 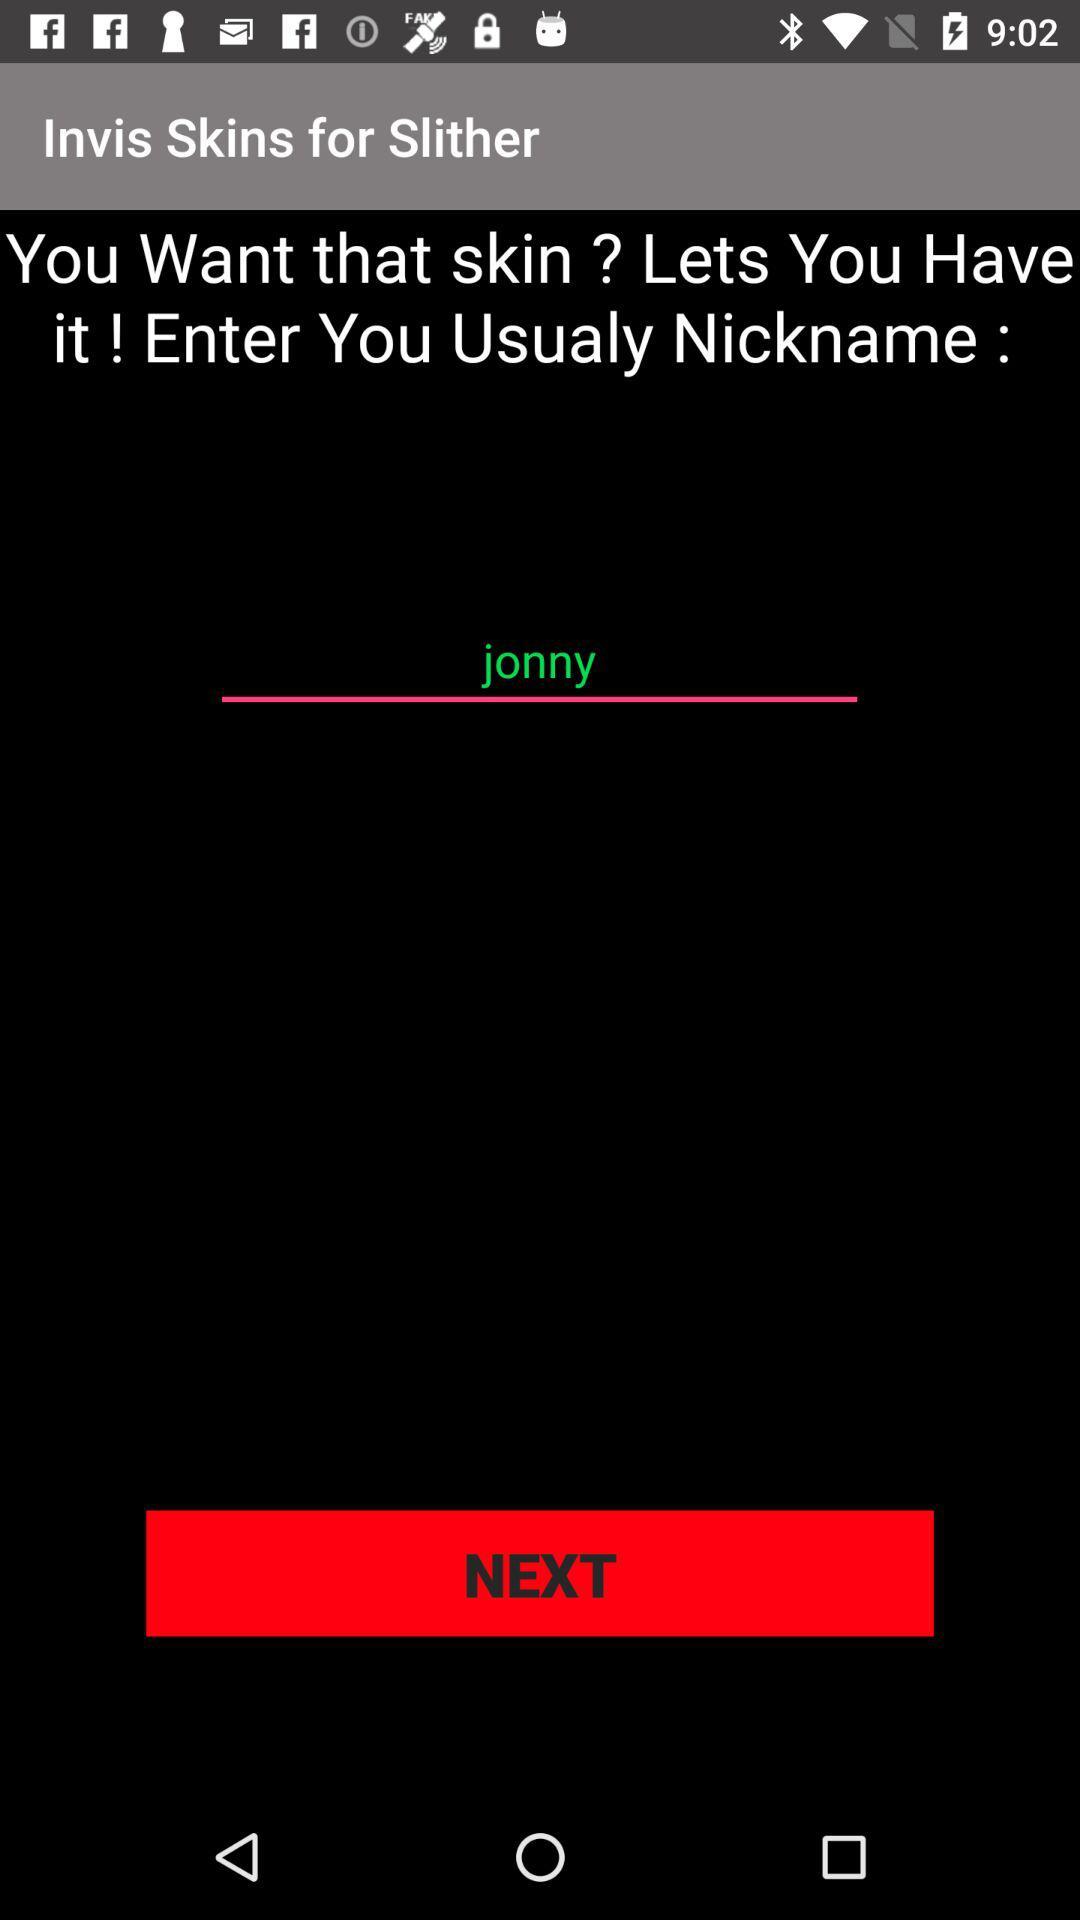 I want to click on the jonny item, so click(x=538, y=660).